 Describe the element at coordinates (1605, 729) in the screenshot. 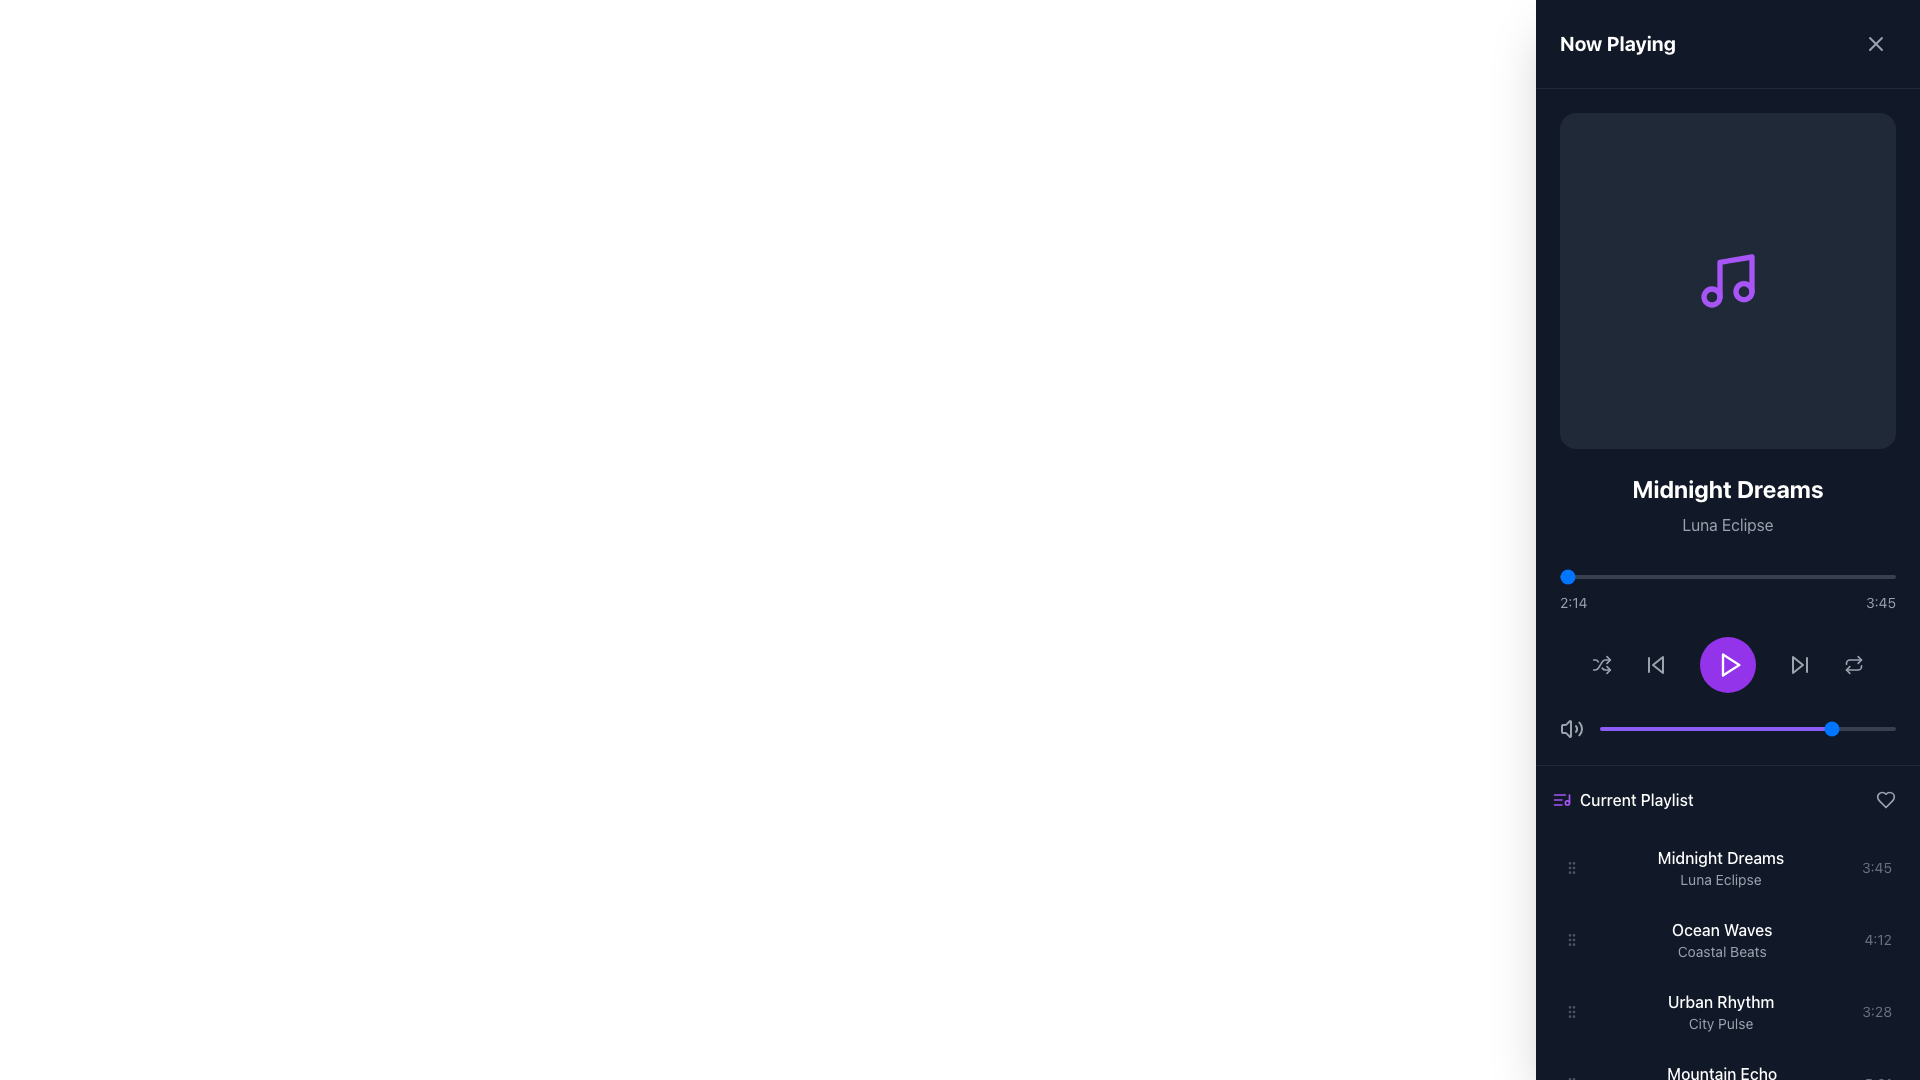

I see `the slider value` at that location.